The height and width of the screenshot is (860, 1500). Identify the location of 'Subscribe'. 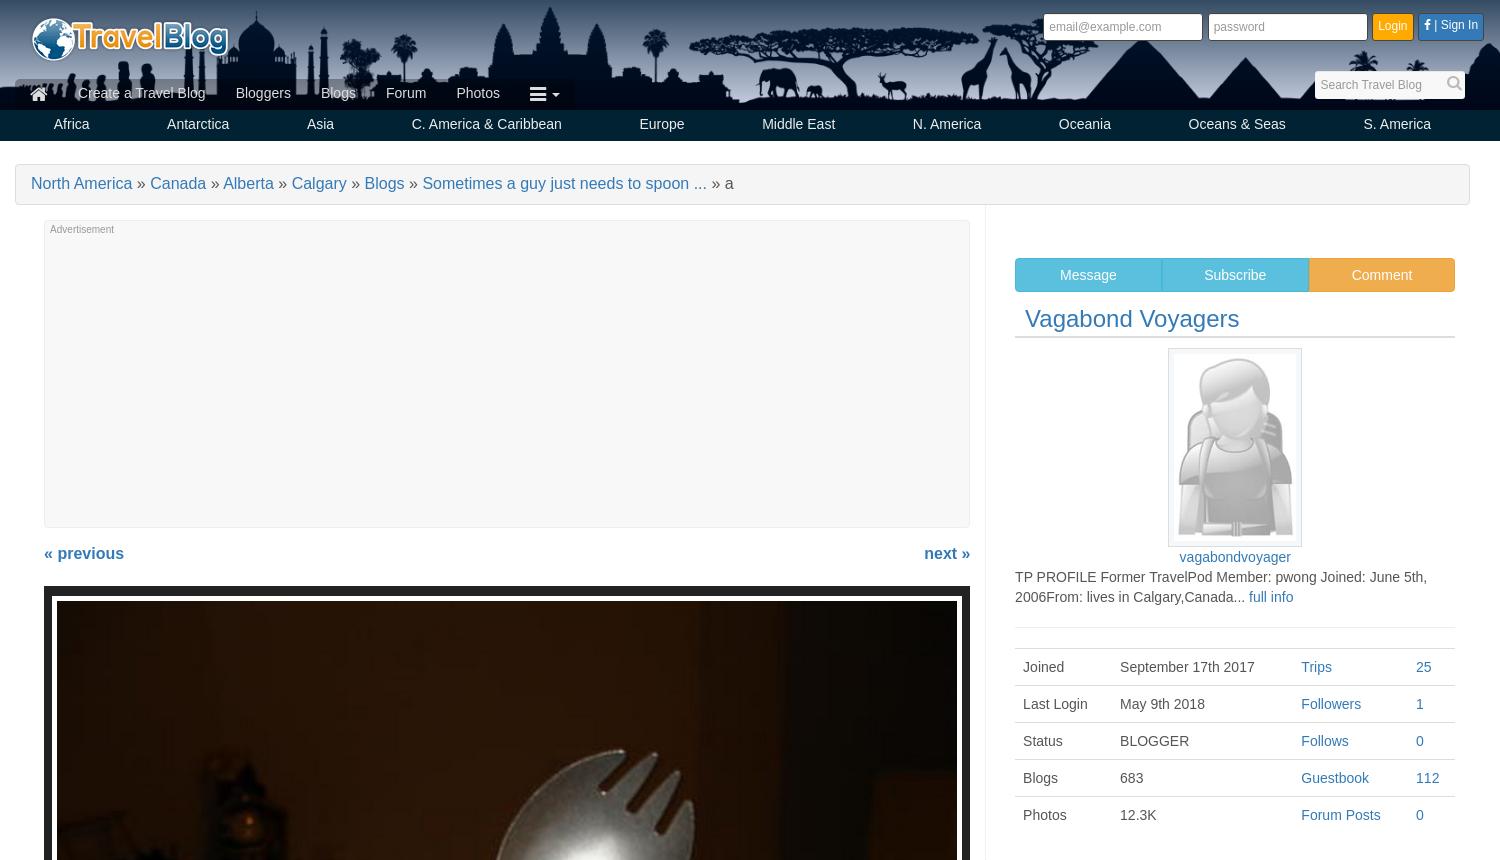
(1233, 272).